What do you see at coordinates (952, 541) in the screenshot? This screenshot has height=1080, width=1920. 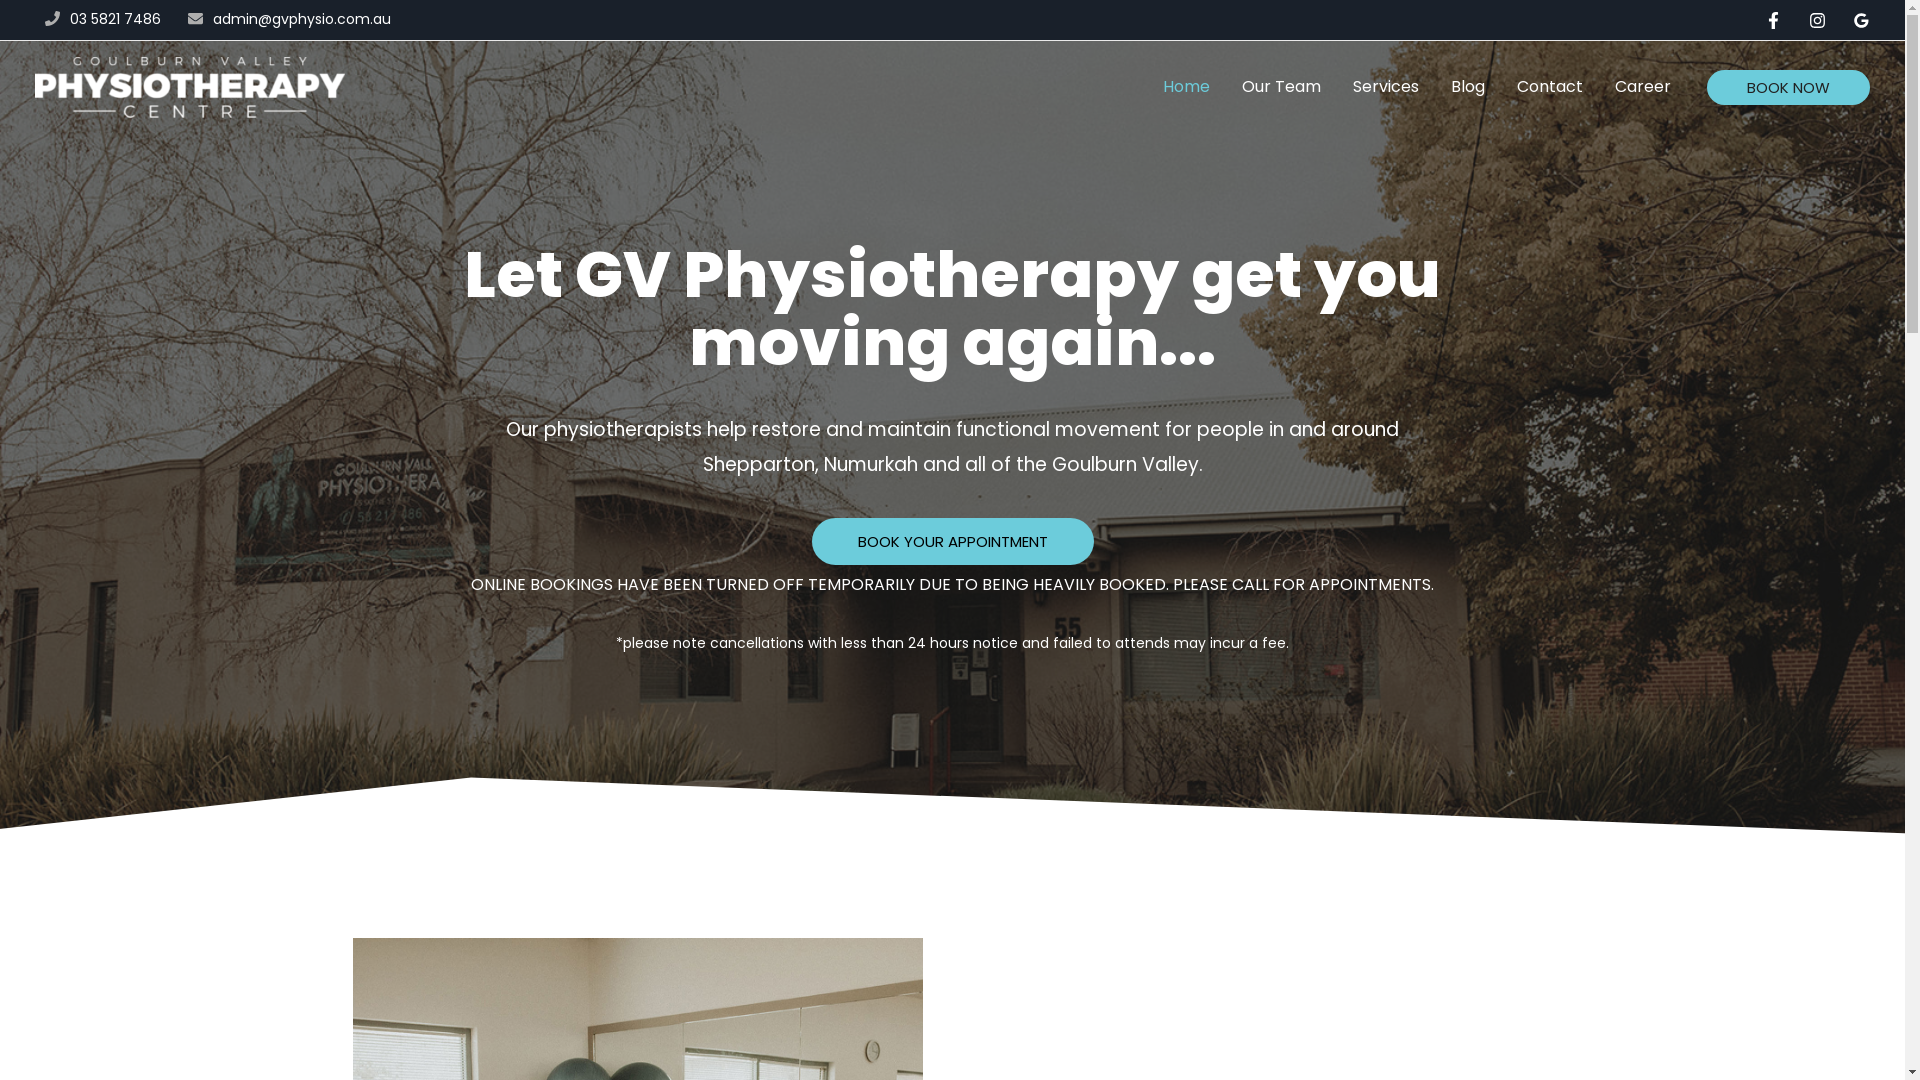 I see `'BOOK YOUR APPOINTMENT'` at bounding box center [952, 541].